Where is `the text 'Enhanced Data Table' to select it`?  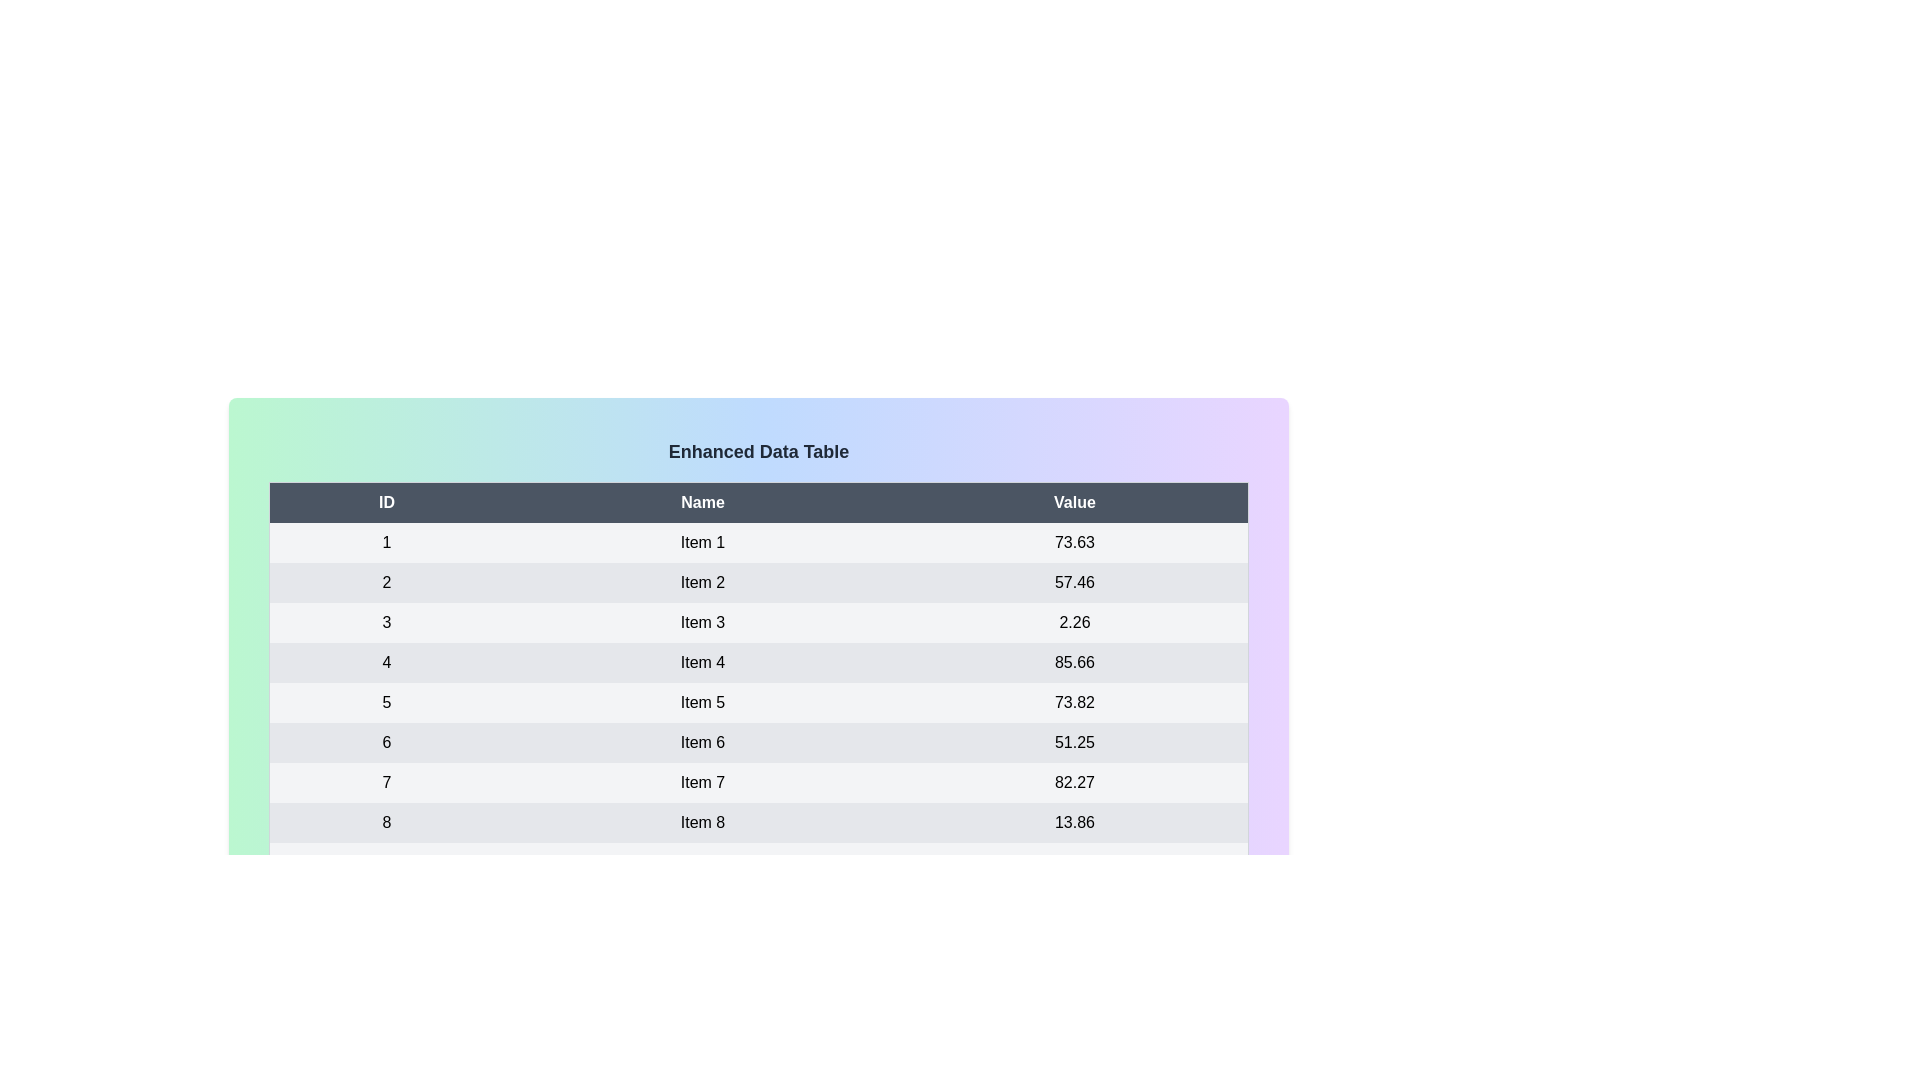 the text 'Enhanced Data Table' to select it is located at coordinates (757, 451).